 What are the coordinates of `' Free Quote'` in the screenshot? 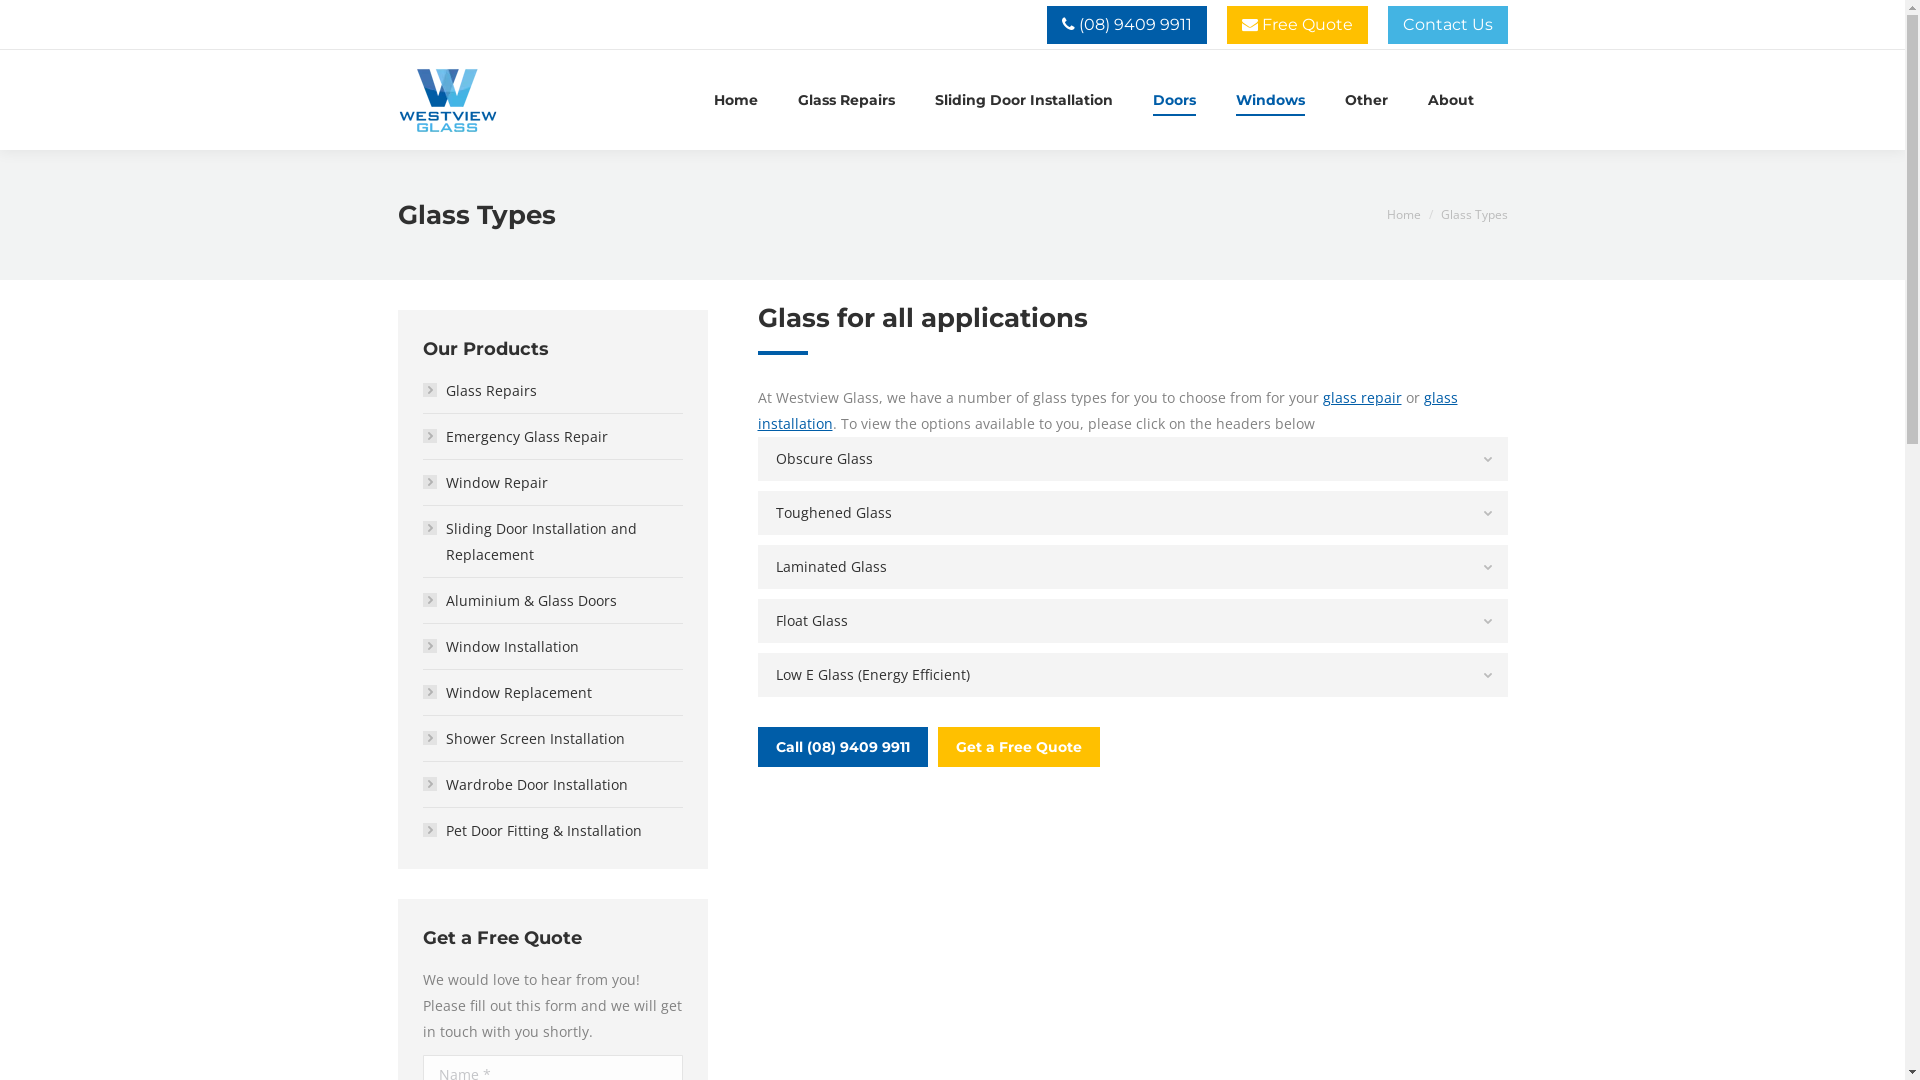 It's located at (1224, 24).